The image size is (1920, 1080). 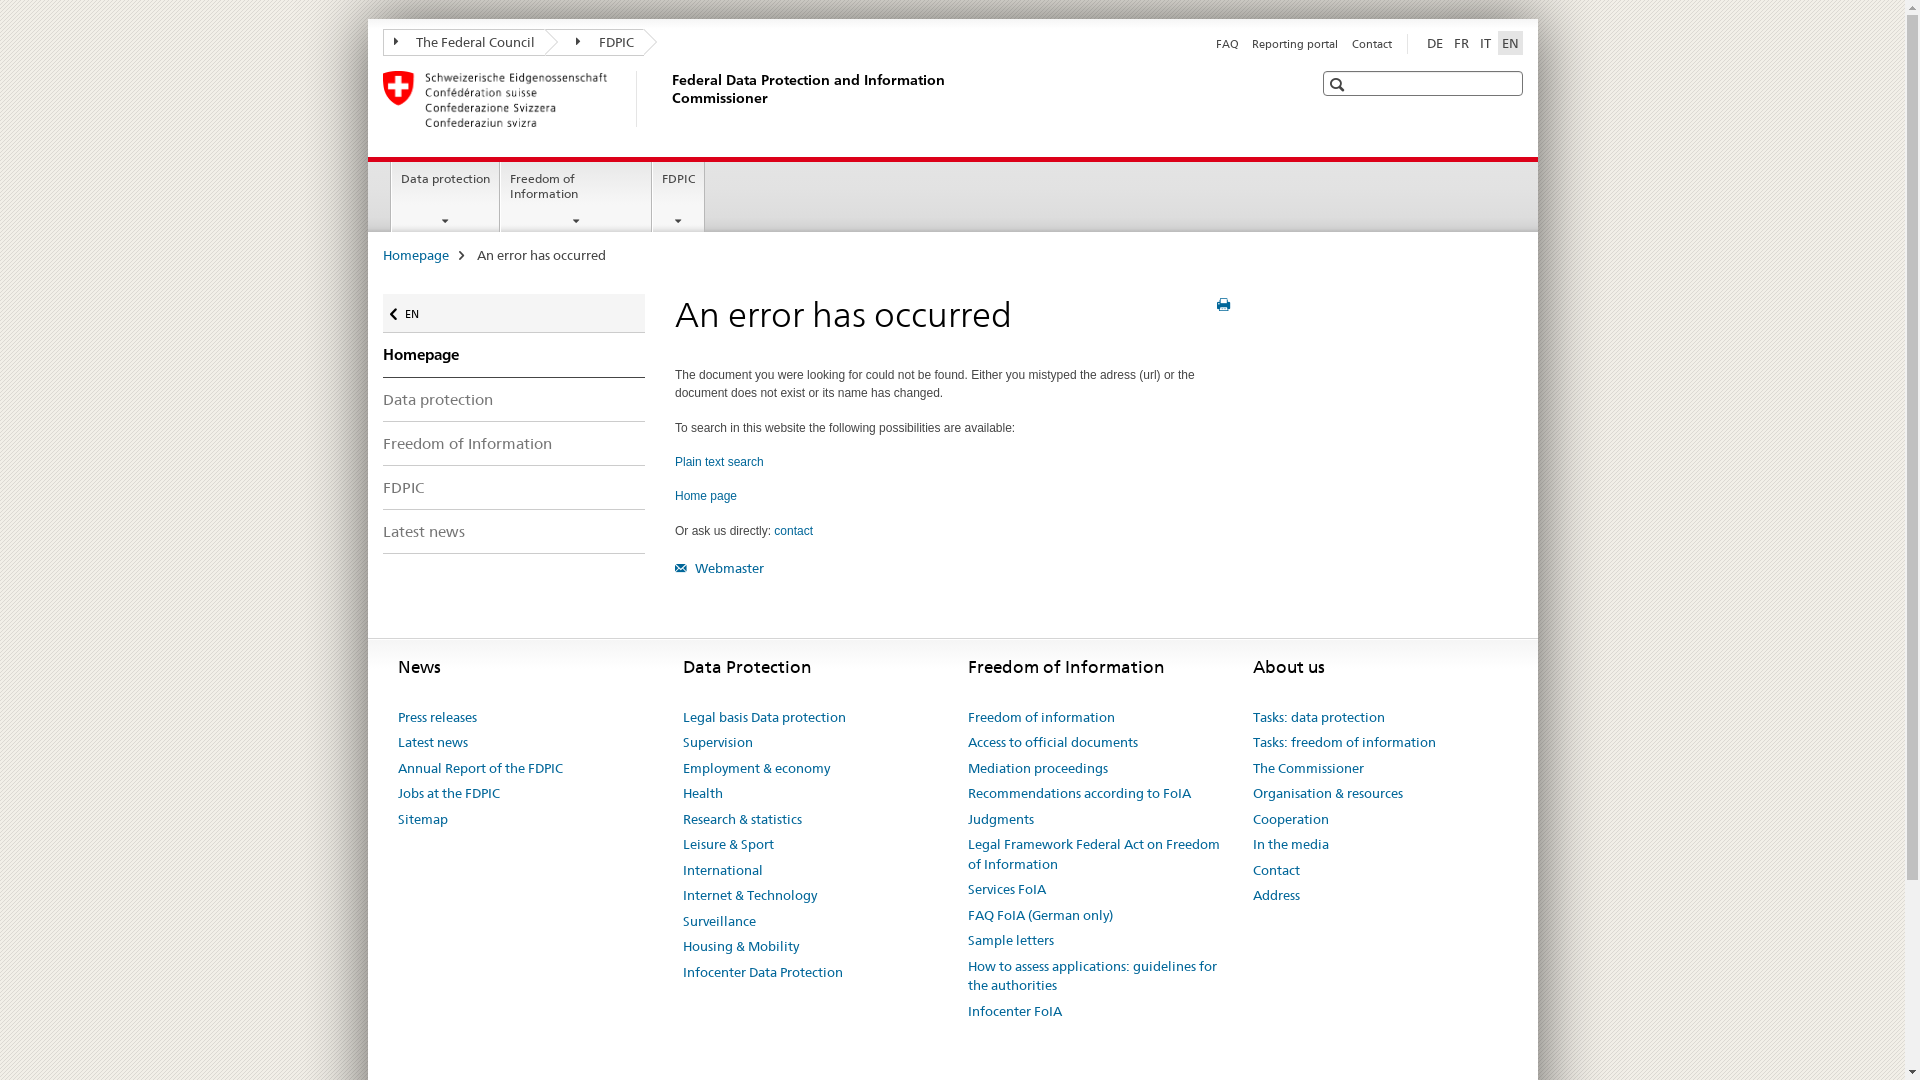 What do you see at coordinates (1226, 43) in the screenshot?
I see `'FAQ'` at bounding box center [1226, 43].